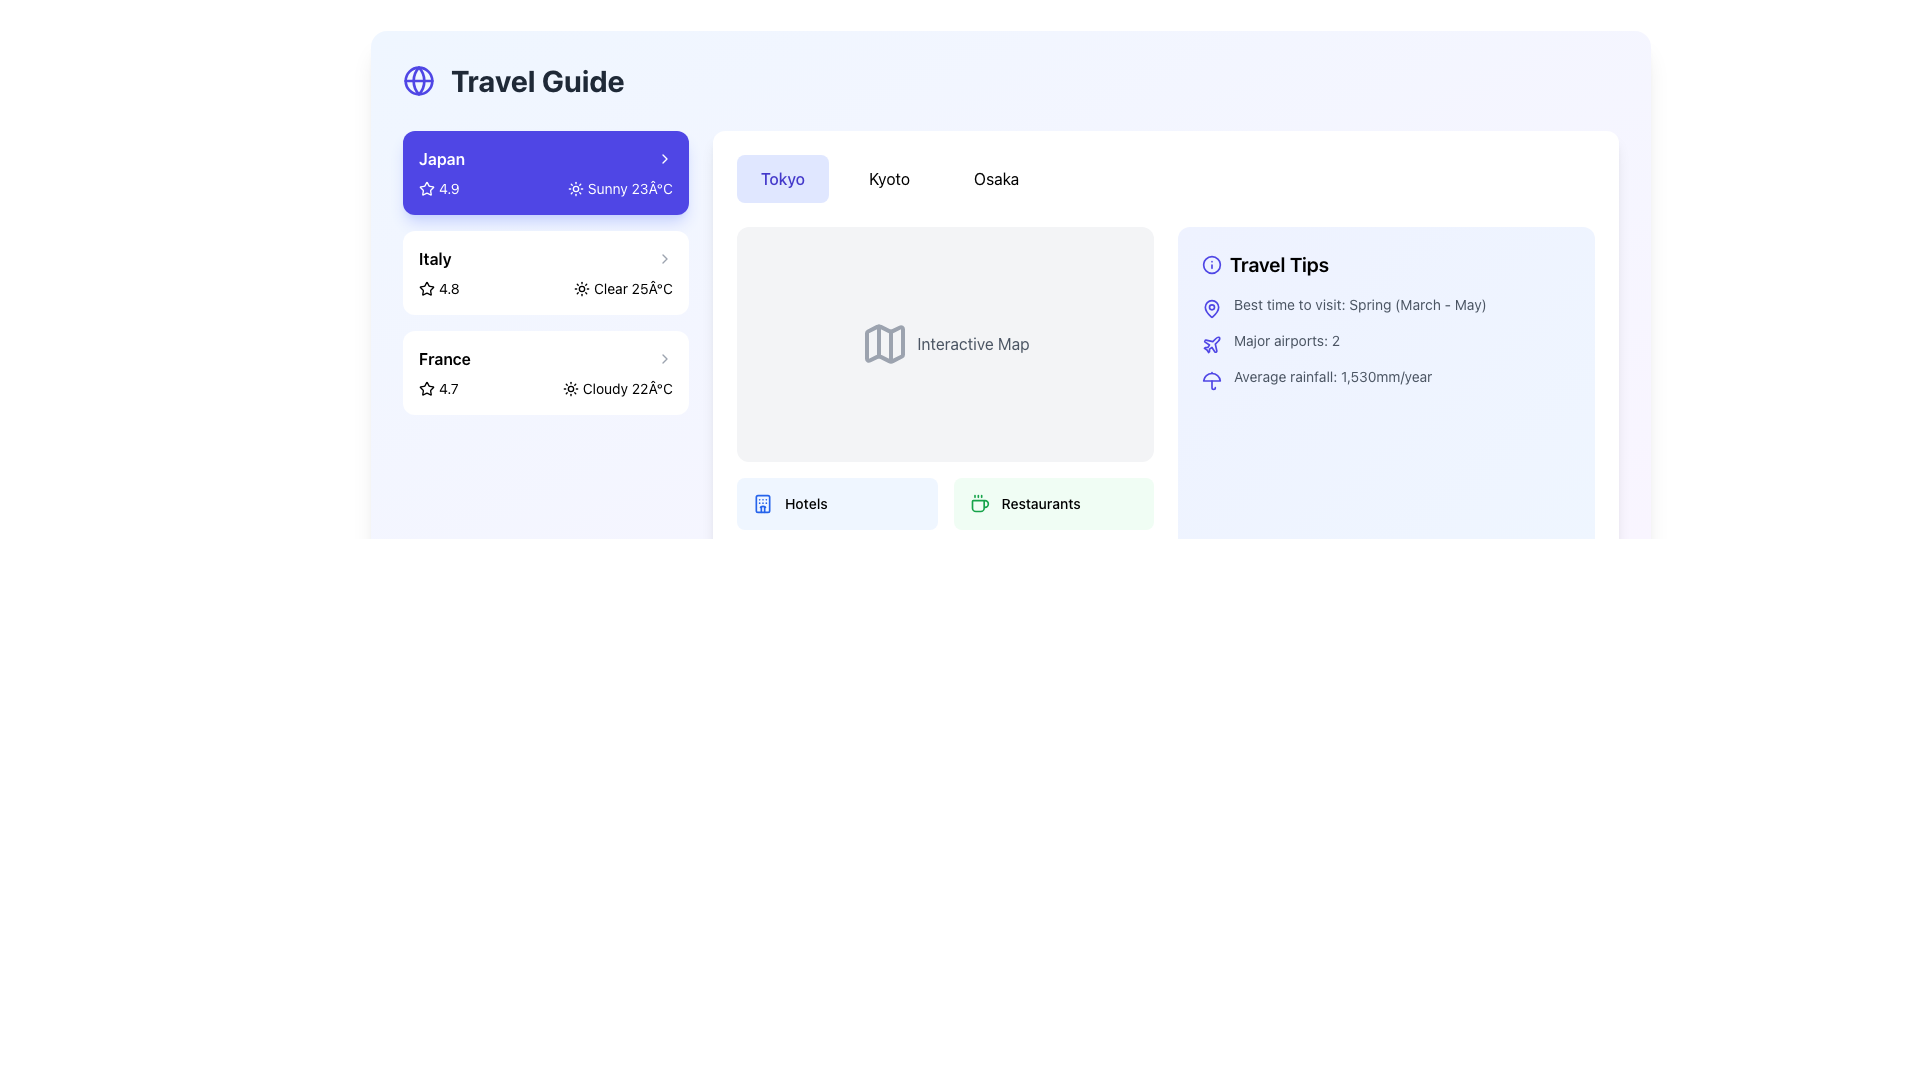 This screenshot has width=1920, height=1080. I want to click on the Text Label that describes the interactive map feature, located to the right of the map icon, so click(973, 343).